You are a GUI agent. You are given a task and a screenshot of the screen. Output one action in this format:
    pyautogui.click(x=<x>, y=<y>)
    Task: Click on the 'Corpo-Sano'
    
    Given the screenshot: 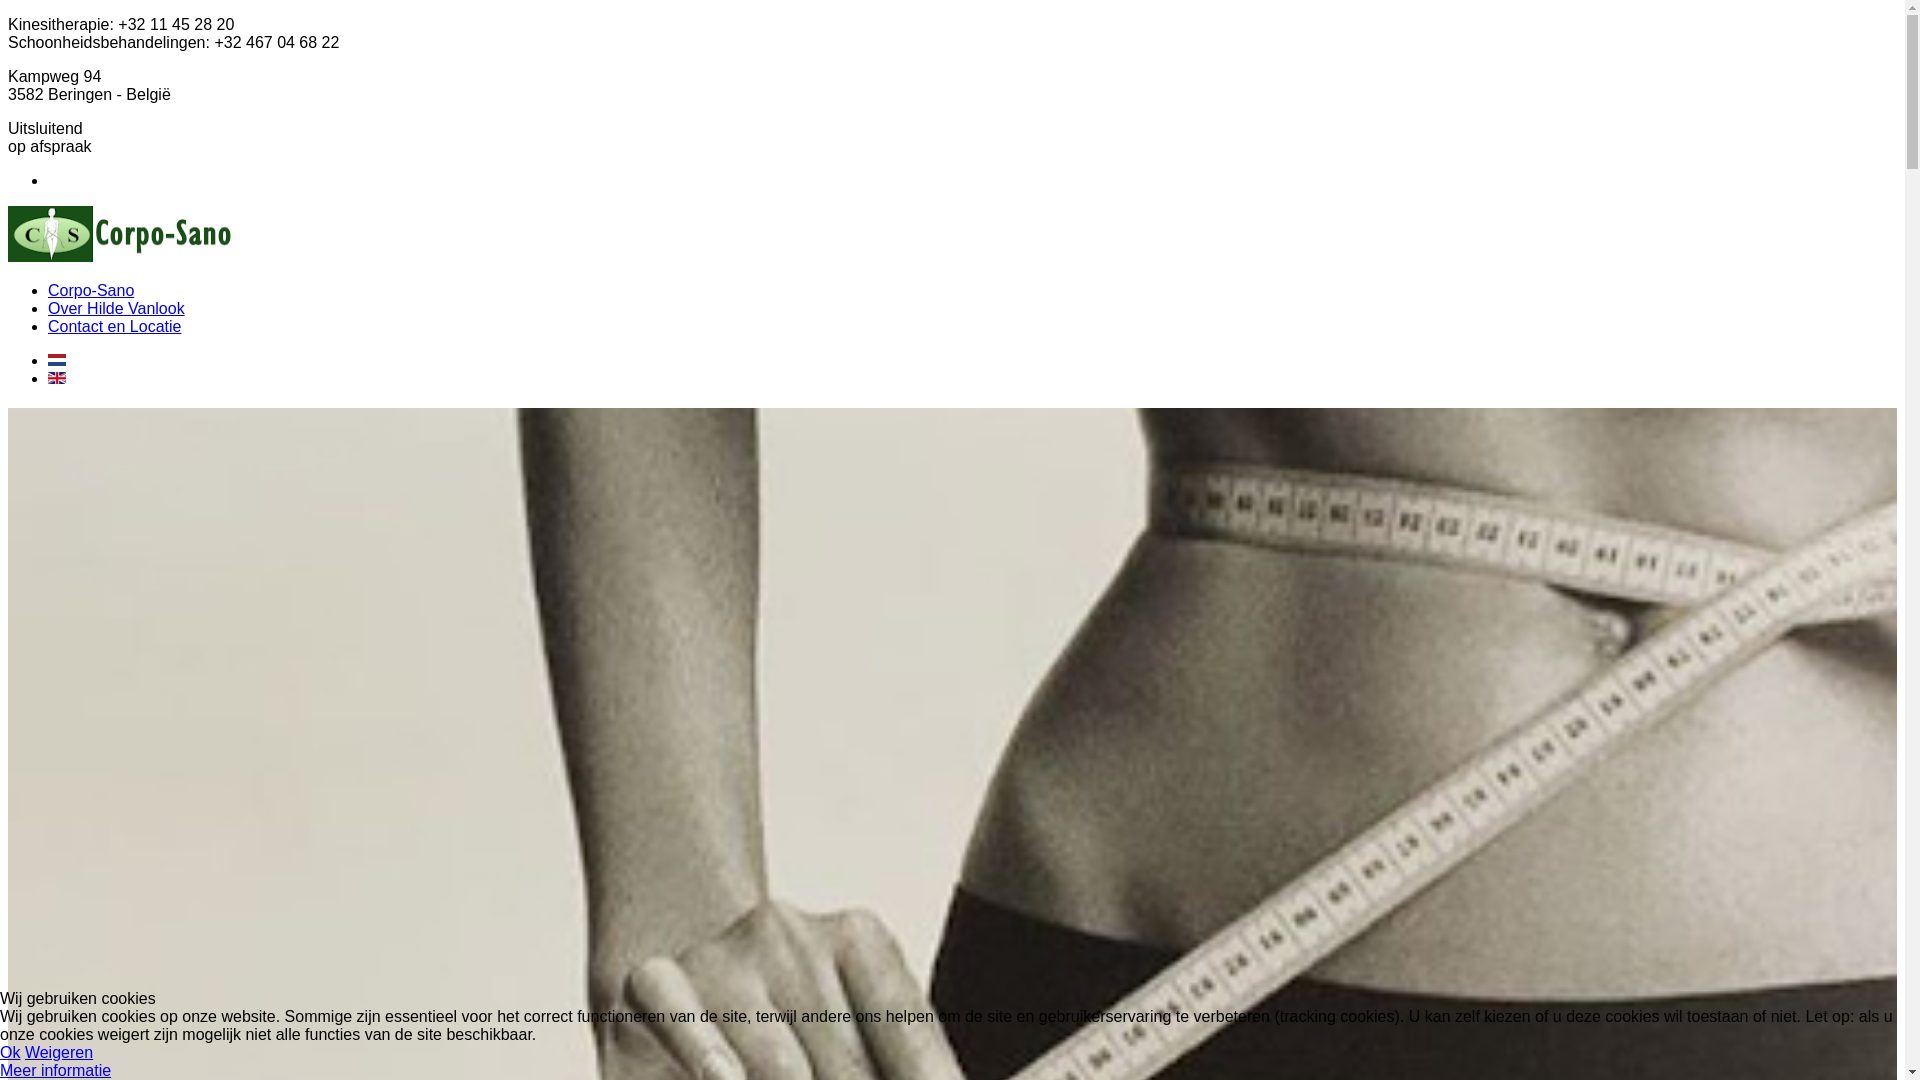 What is the action you would take?
    pyautogui.click(x=90, y=290)
    